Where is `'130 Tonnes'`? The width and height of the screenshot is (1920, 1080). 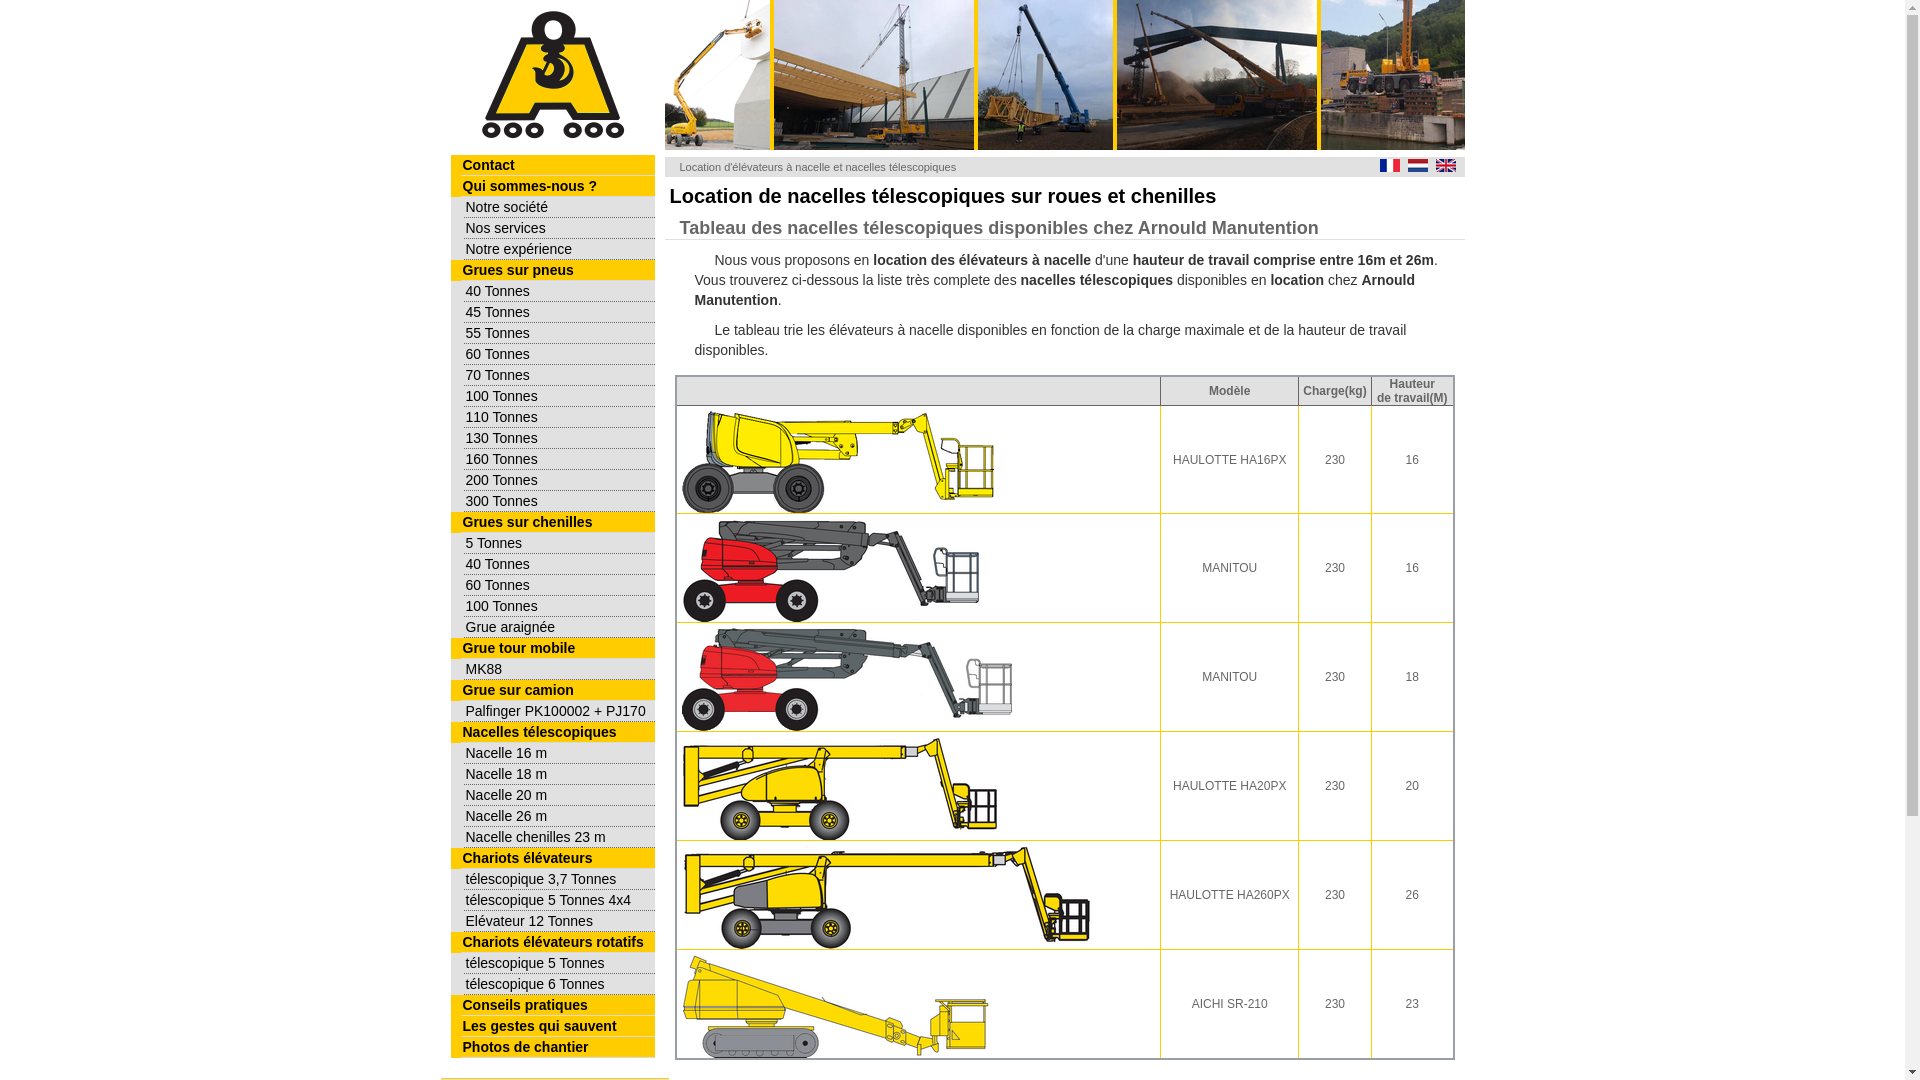
'130 Tonnes' is located at coordinates (463, 437).